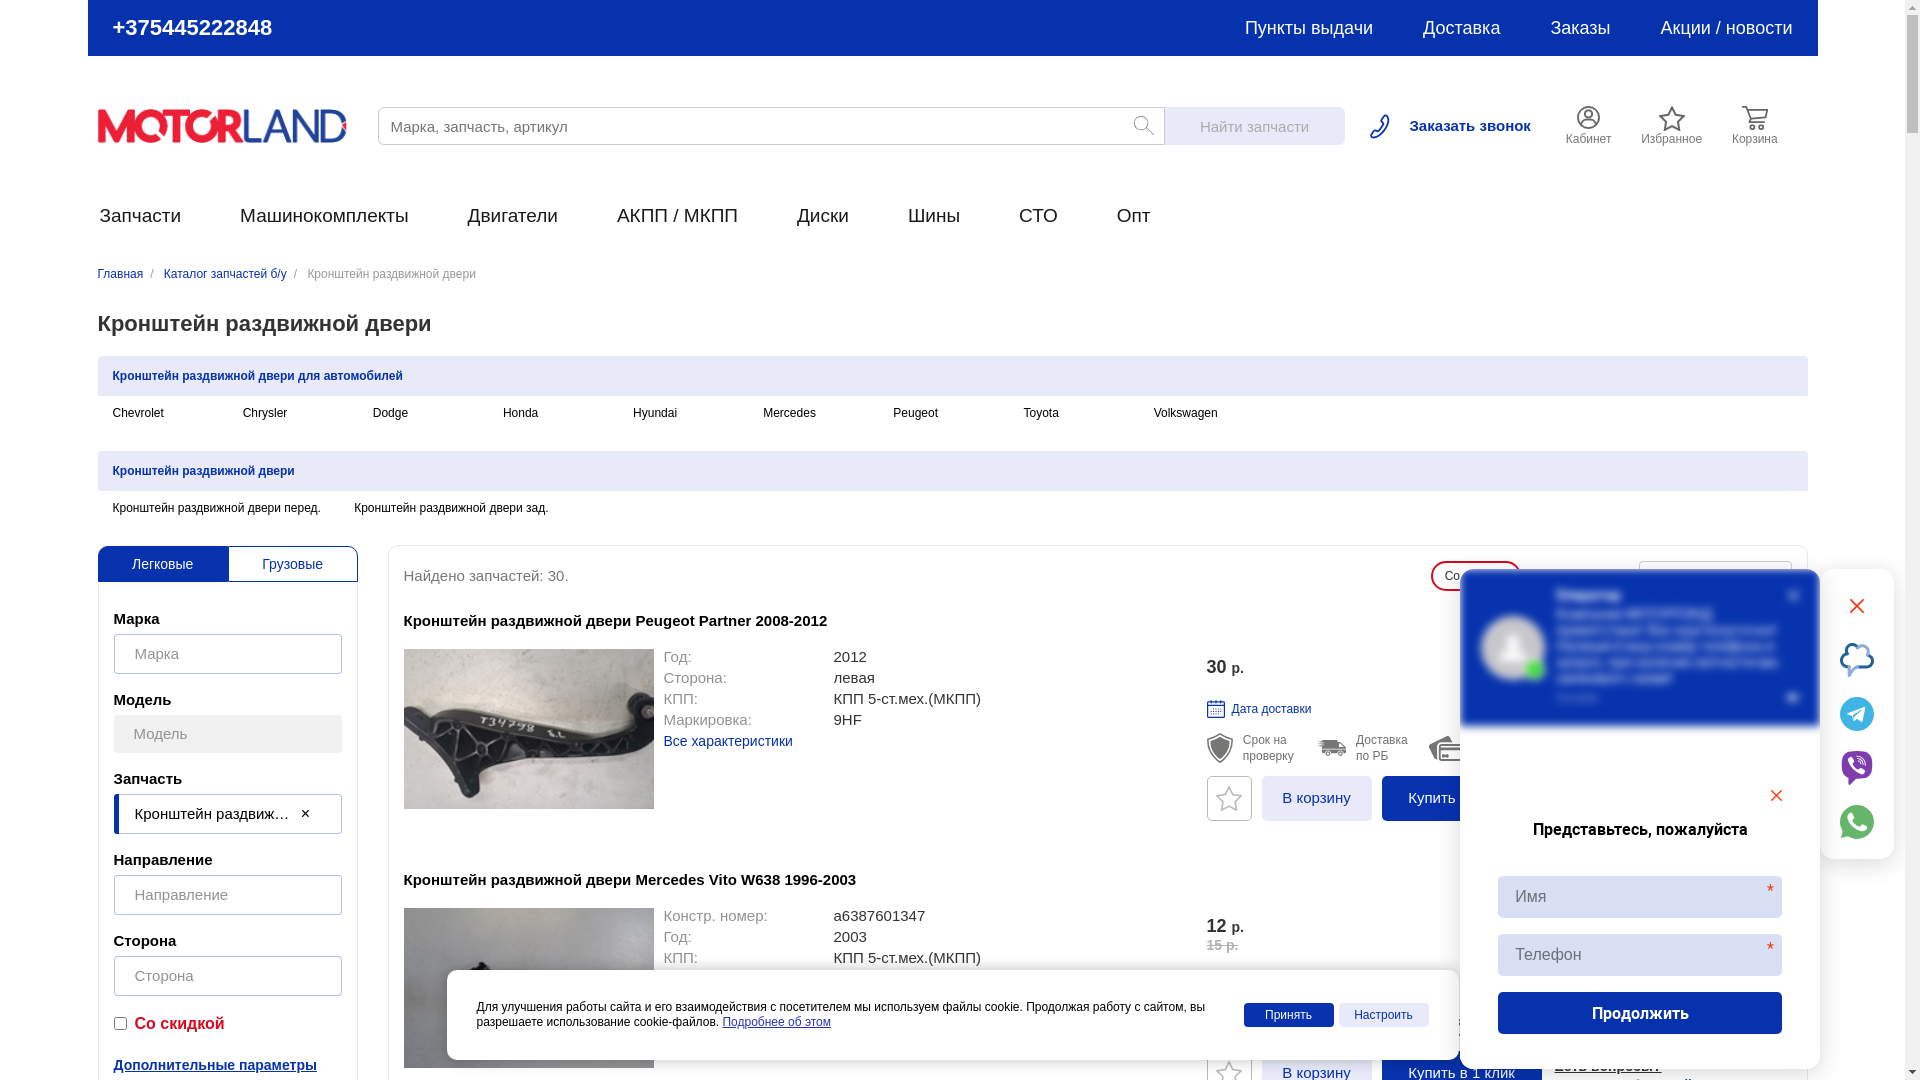 The width and height of the screenshot is (1920, 1080). Describe the element at coordinates (136, 411) in the screenshot. I see `'Chevrolet'` at that location.